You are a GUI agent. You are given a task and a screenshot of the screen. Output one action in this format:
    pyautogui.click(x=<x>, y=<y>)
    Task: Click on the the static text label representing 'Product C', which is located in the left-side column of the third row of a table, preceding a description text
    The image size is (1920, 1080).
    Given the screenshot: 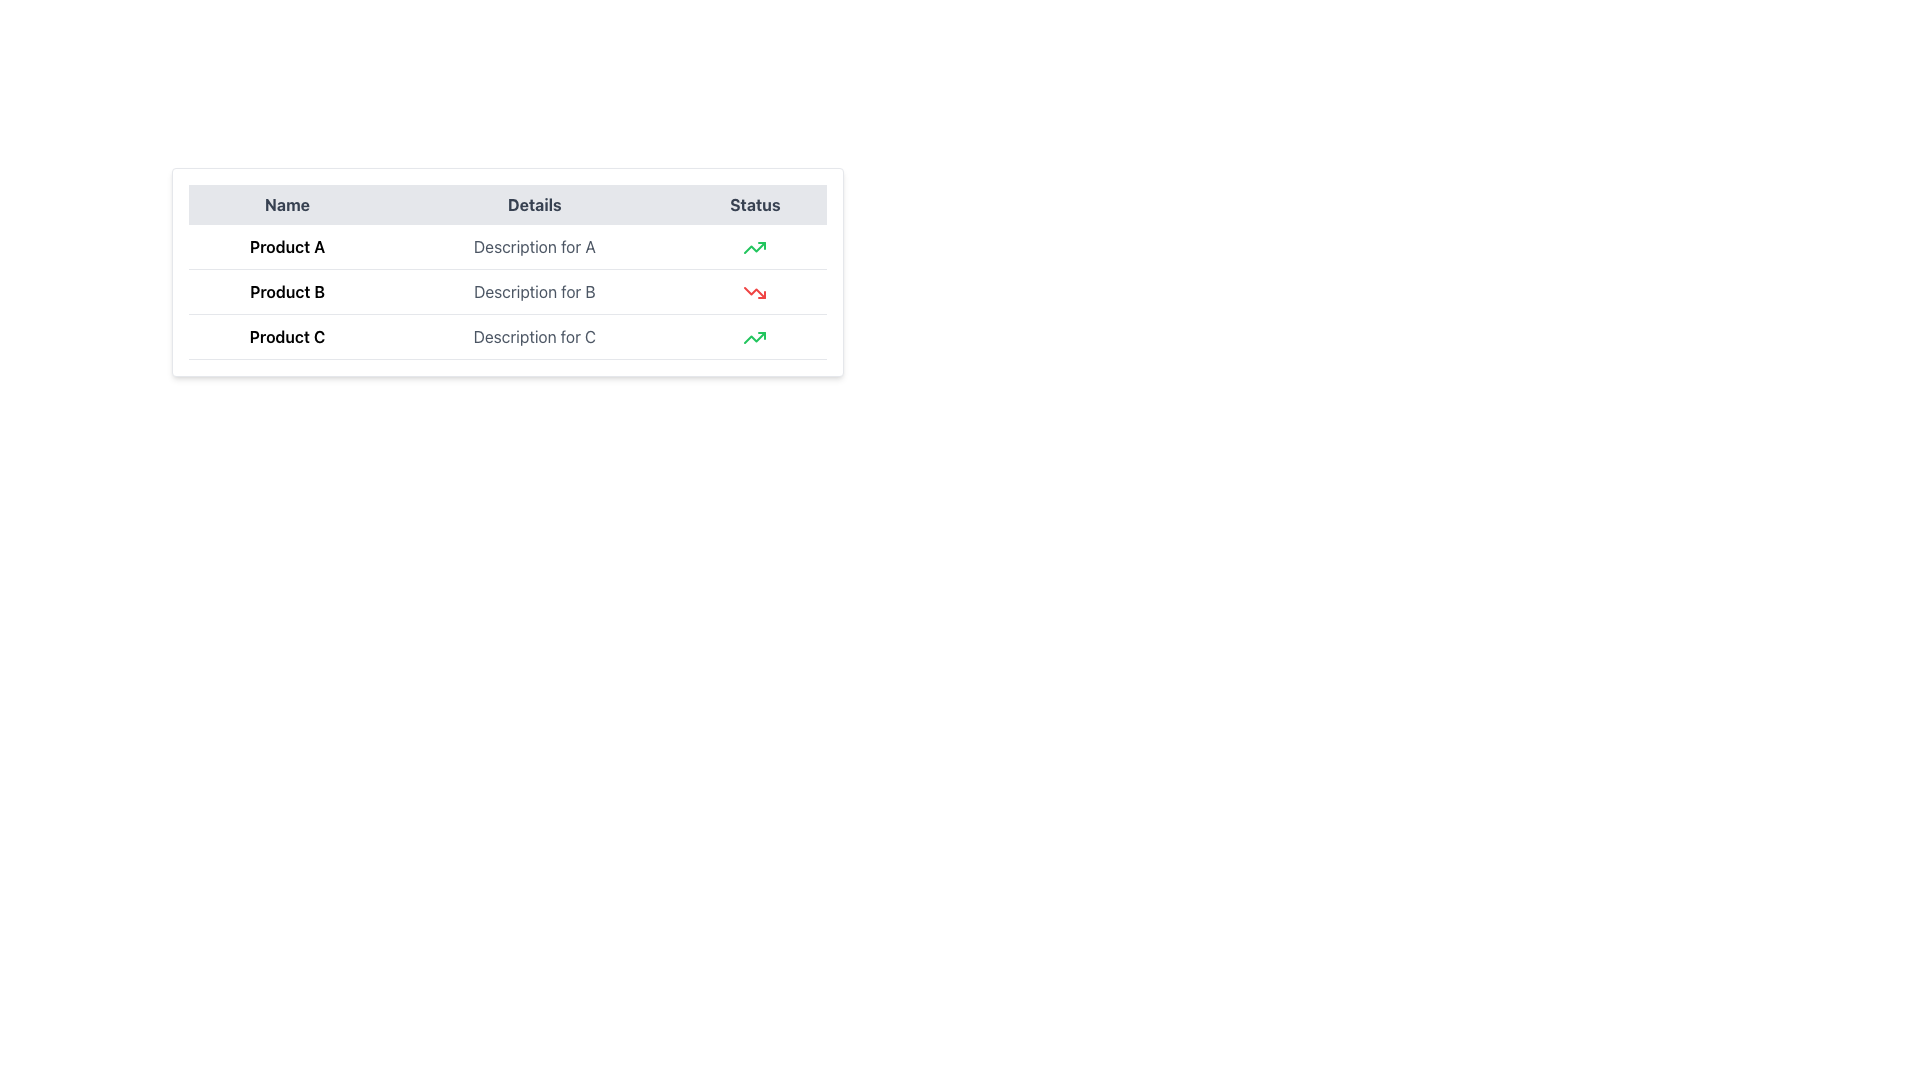 What is the action you would take?
    pyautogui.click(x=286, y=335)
    